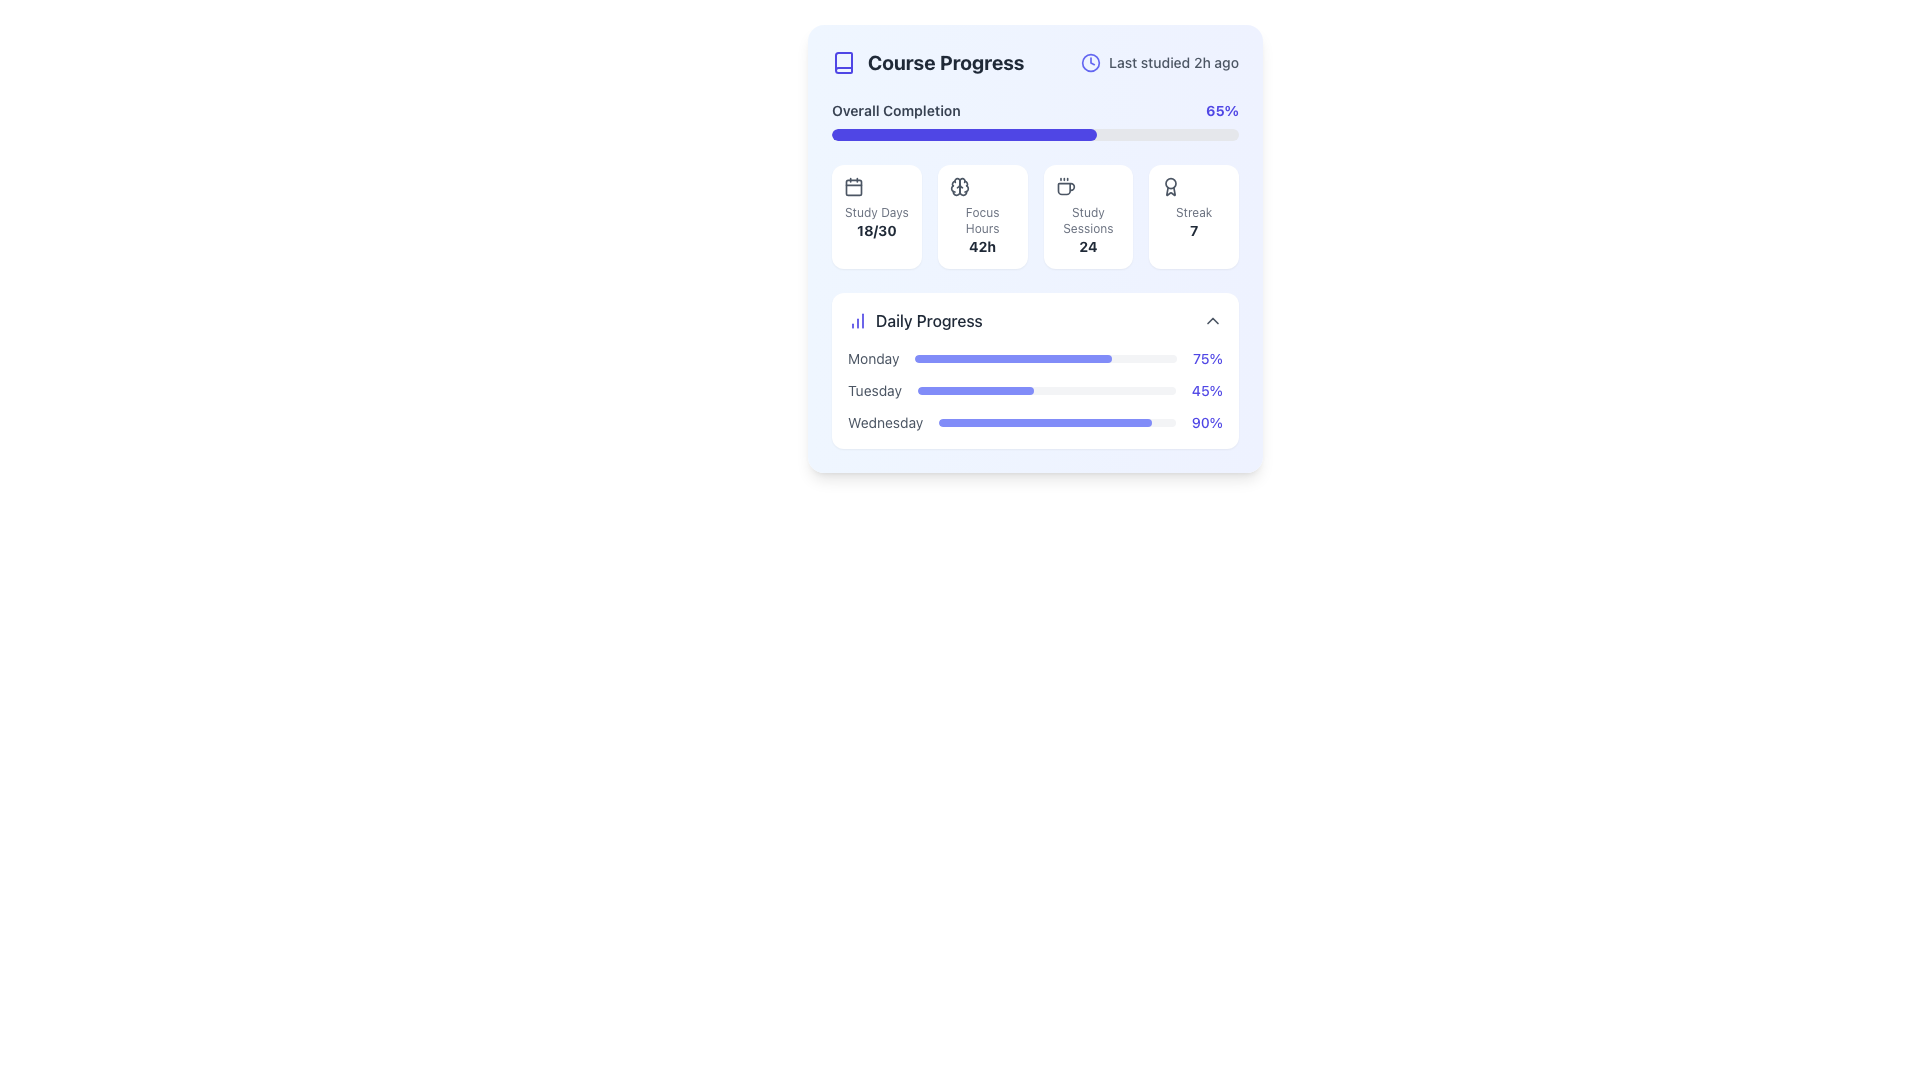  What do you see at coordinates (858, 319) in the screenshot?
I see `the blue chart SVG icon representing daily progress, located to the left of the 'Daily Progress' text` at bounding box center [858, 319].